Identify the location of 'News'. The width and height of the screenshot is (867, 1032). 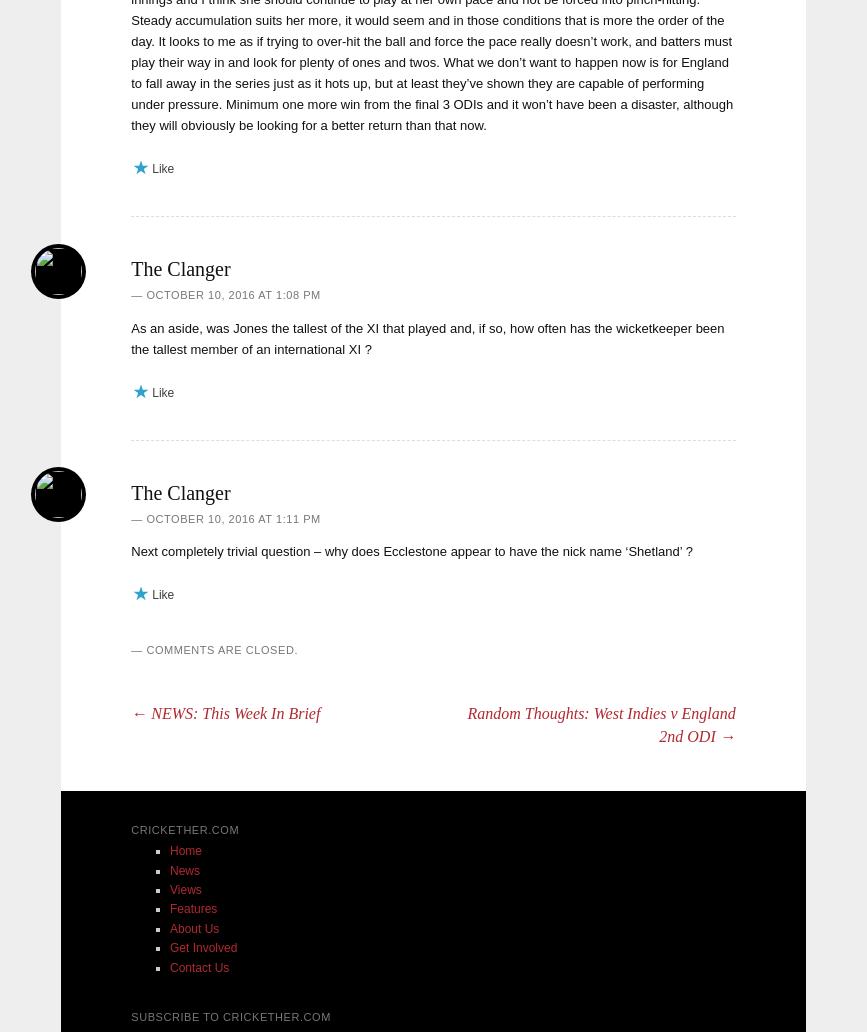
(185, 869).